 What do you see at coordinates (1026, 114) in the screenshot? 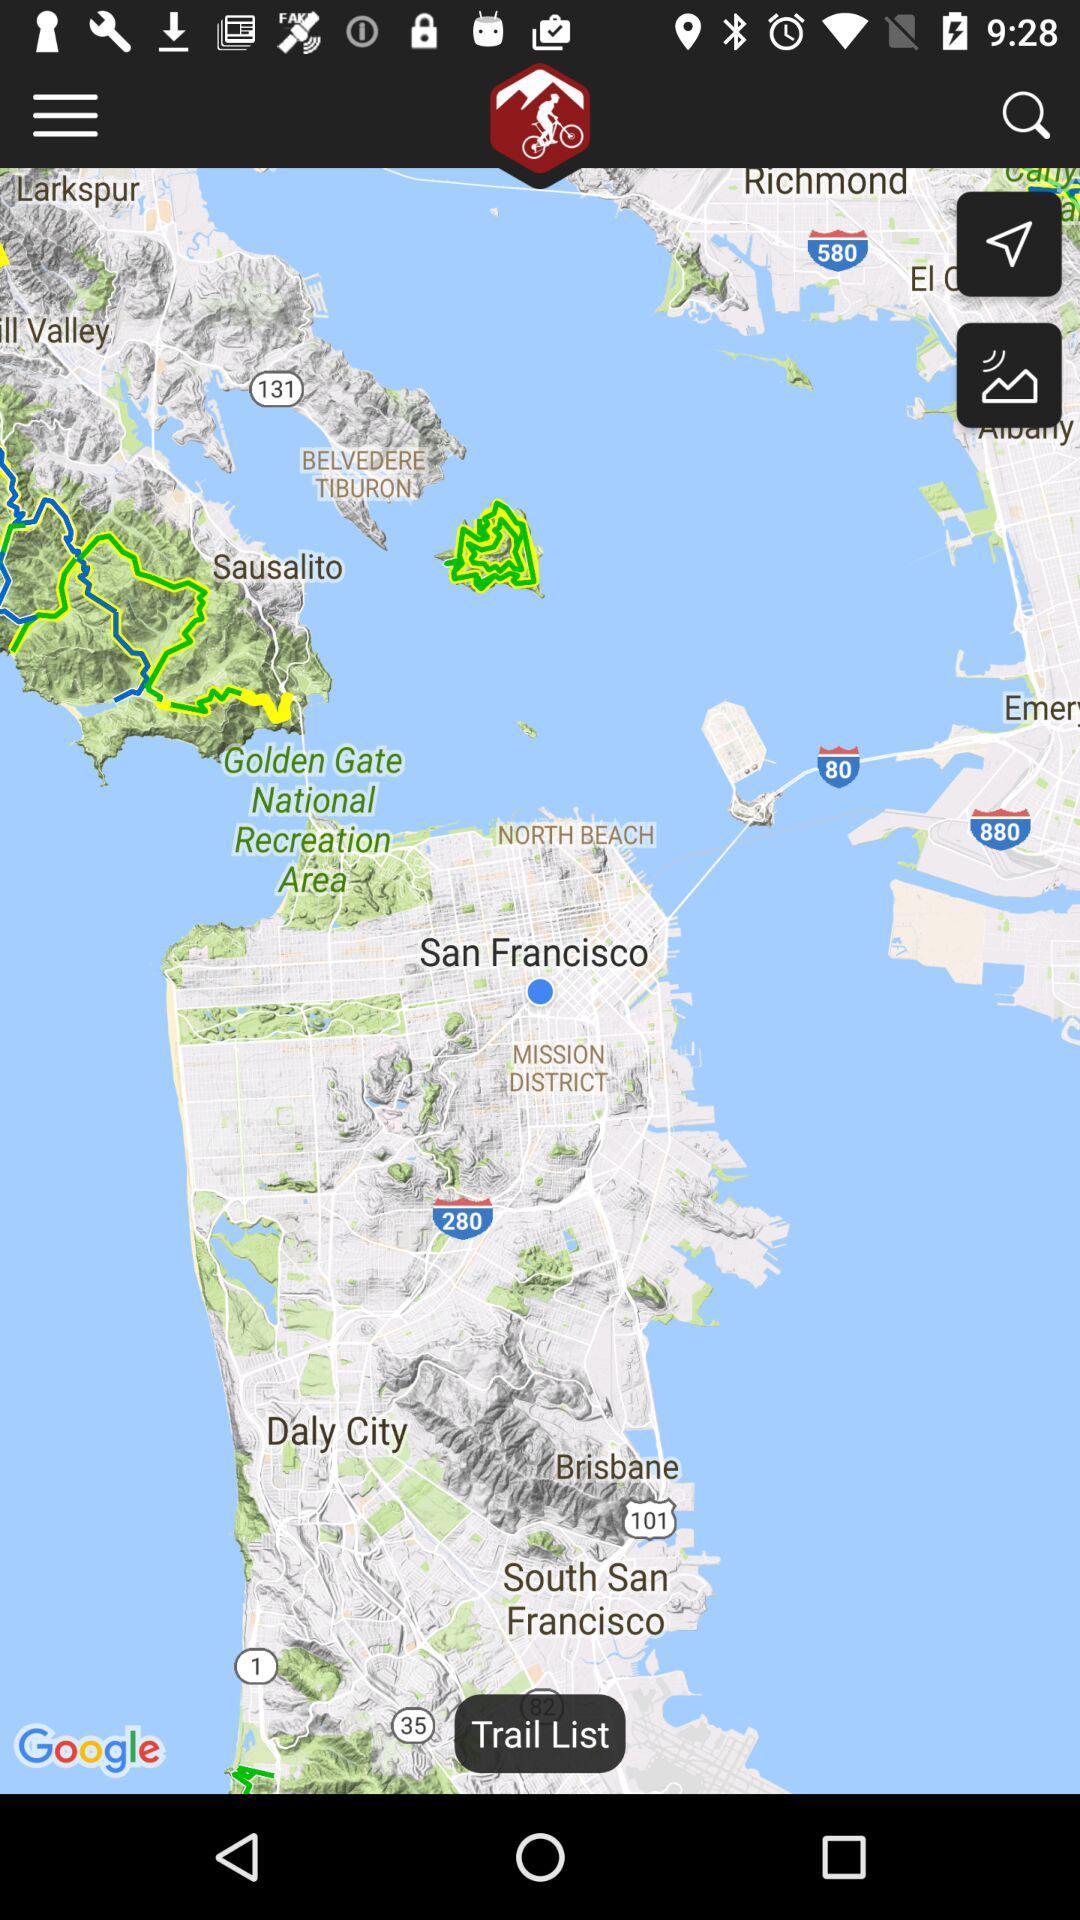
I see `zoom` at bounding box center [1026, 114].